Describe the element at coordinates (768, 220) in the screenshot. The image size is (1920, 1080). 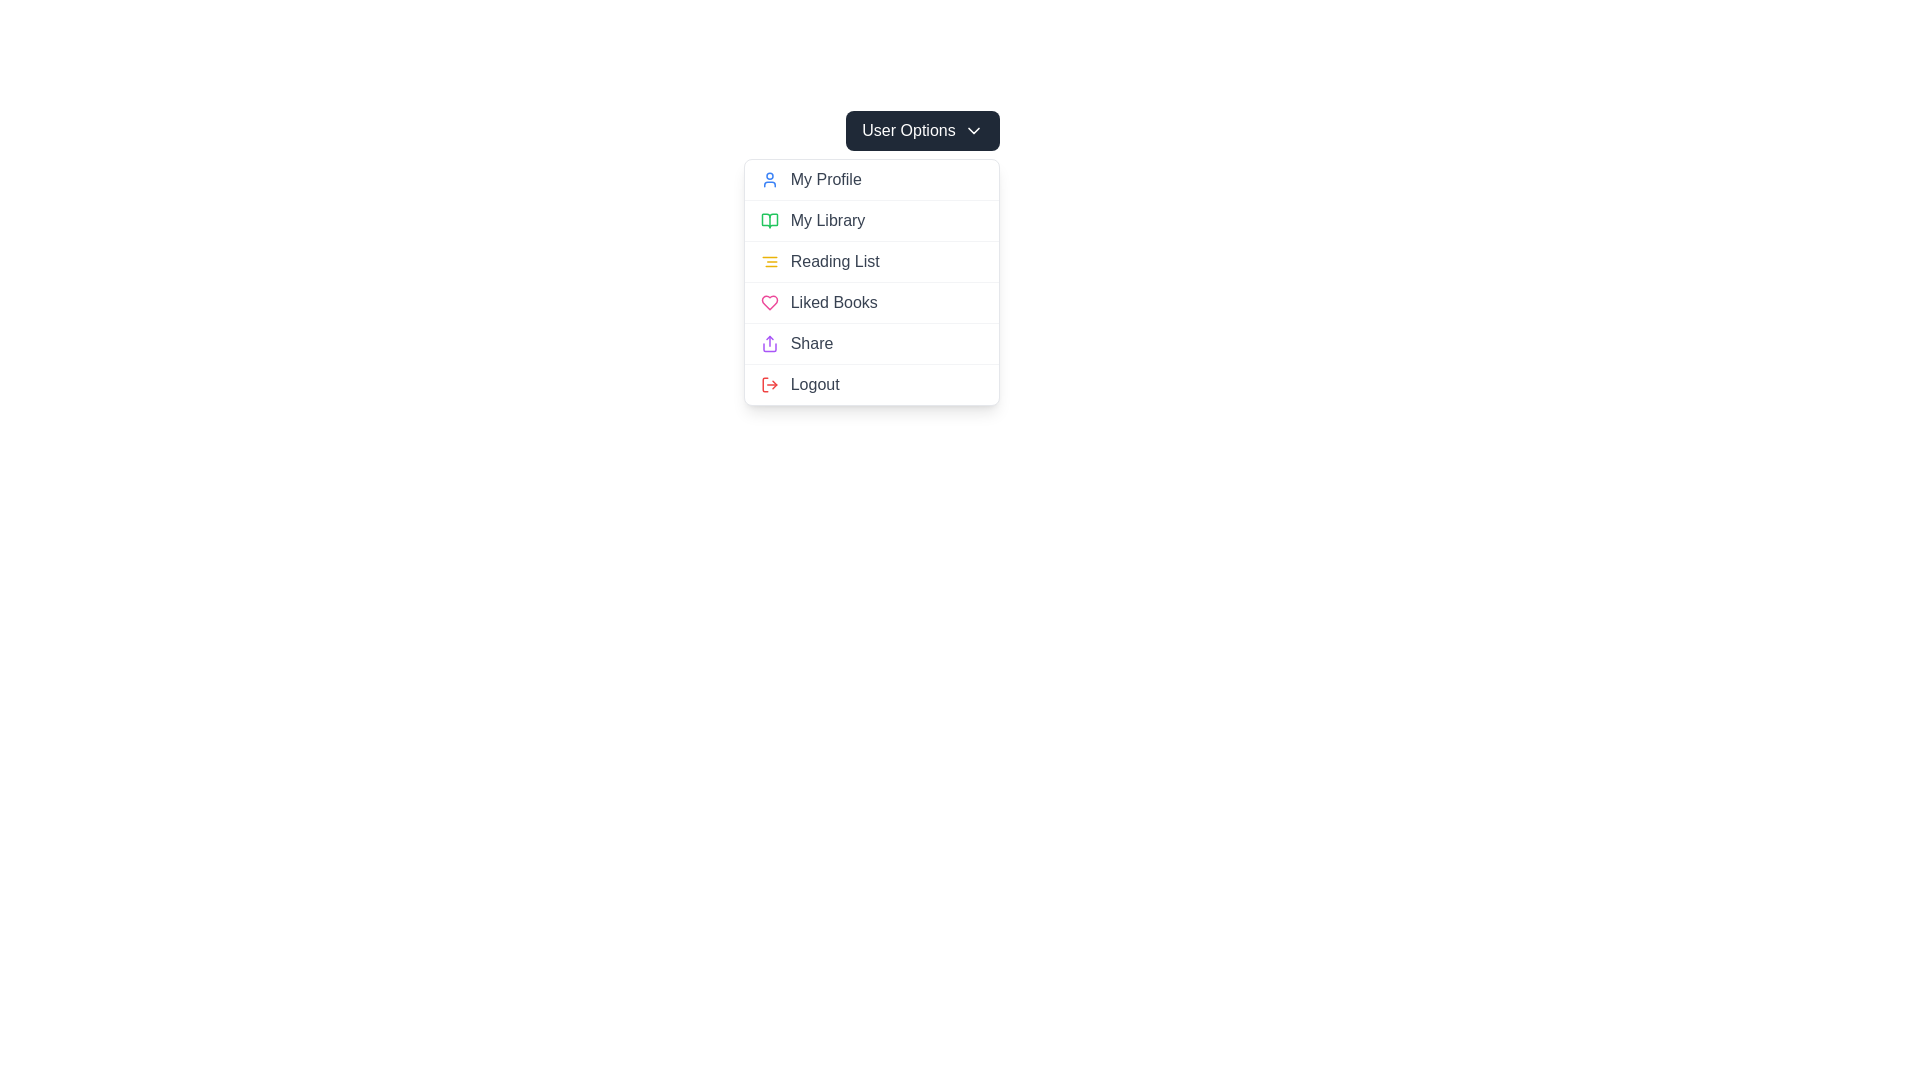
I see `the green tinted open book icon located in the 'My Library' dropdown menu` at that location.